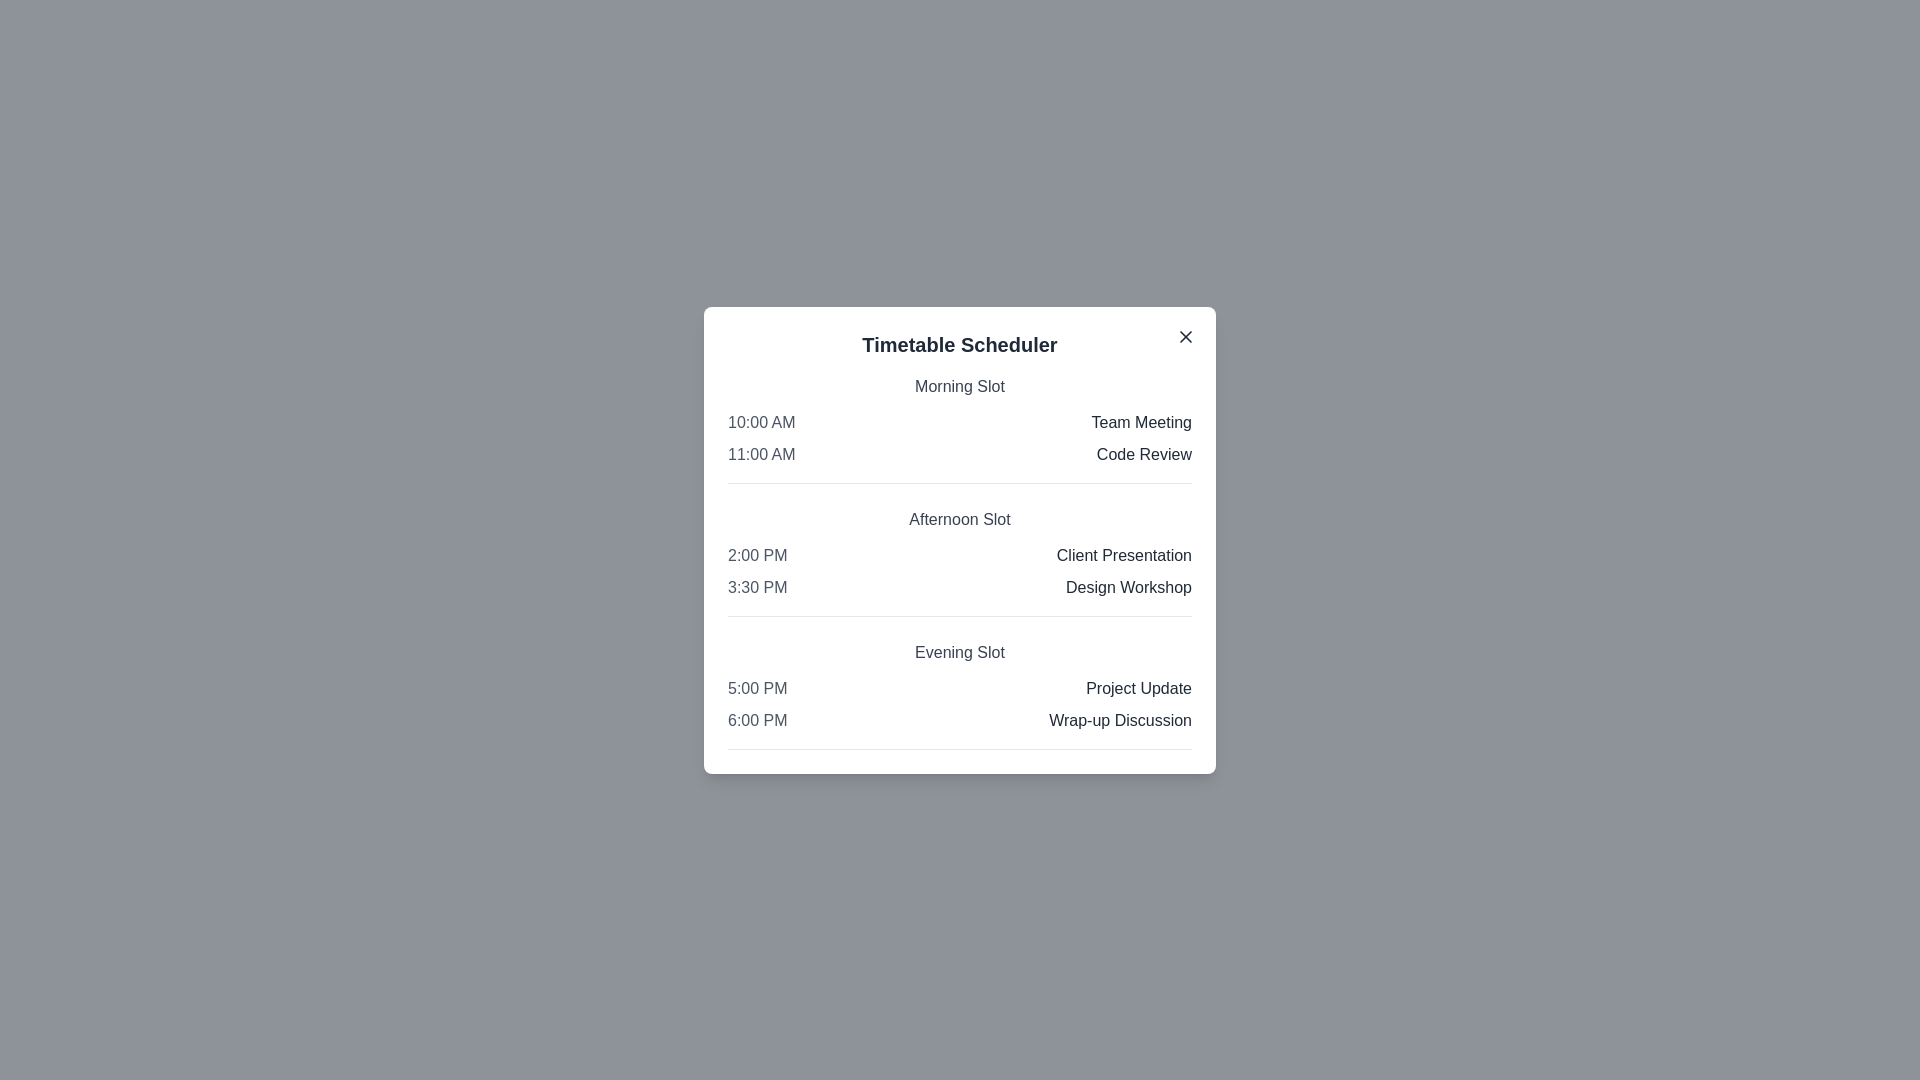  Describe the element at coordinates (760, 454) in the screenshot. I see `the event time 11:00 AM to select it` at that location.